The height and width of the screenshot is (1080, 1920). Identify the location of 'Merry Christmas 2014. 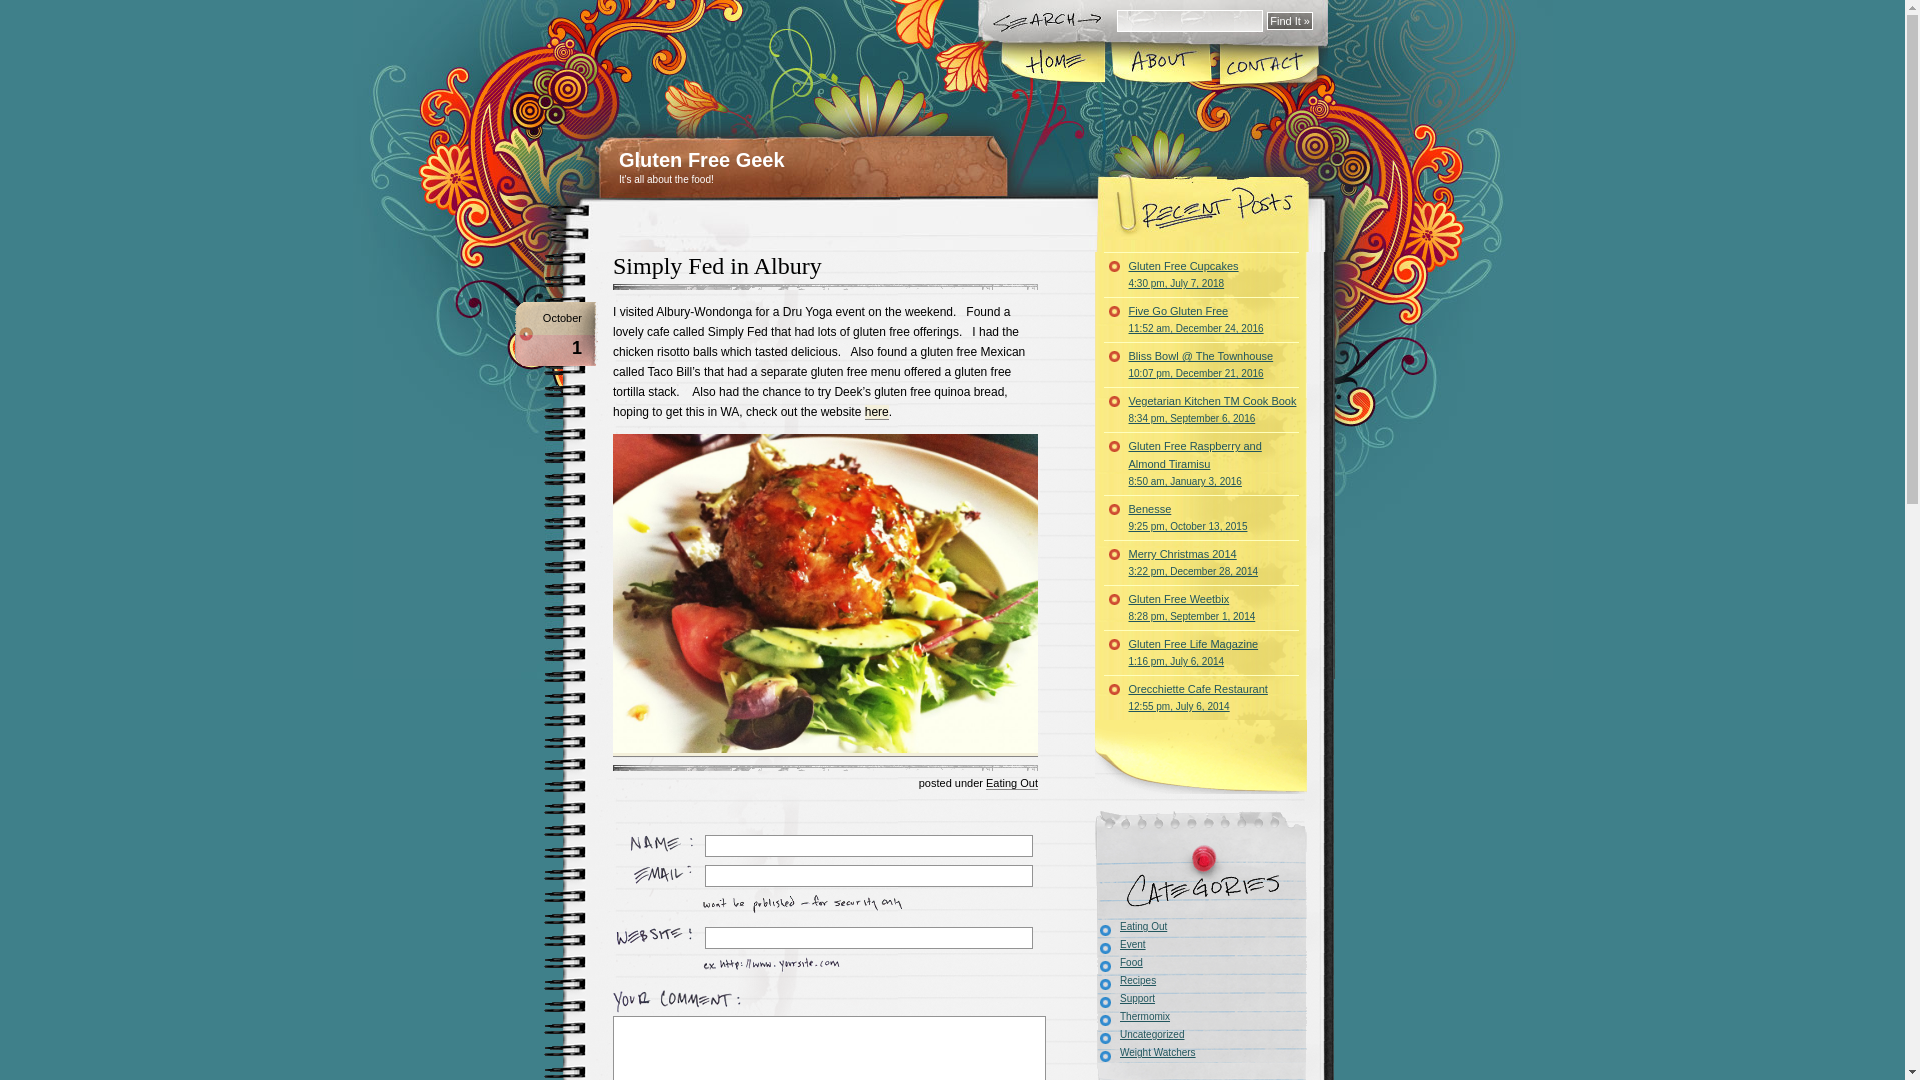
(1103, 562).